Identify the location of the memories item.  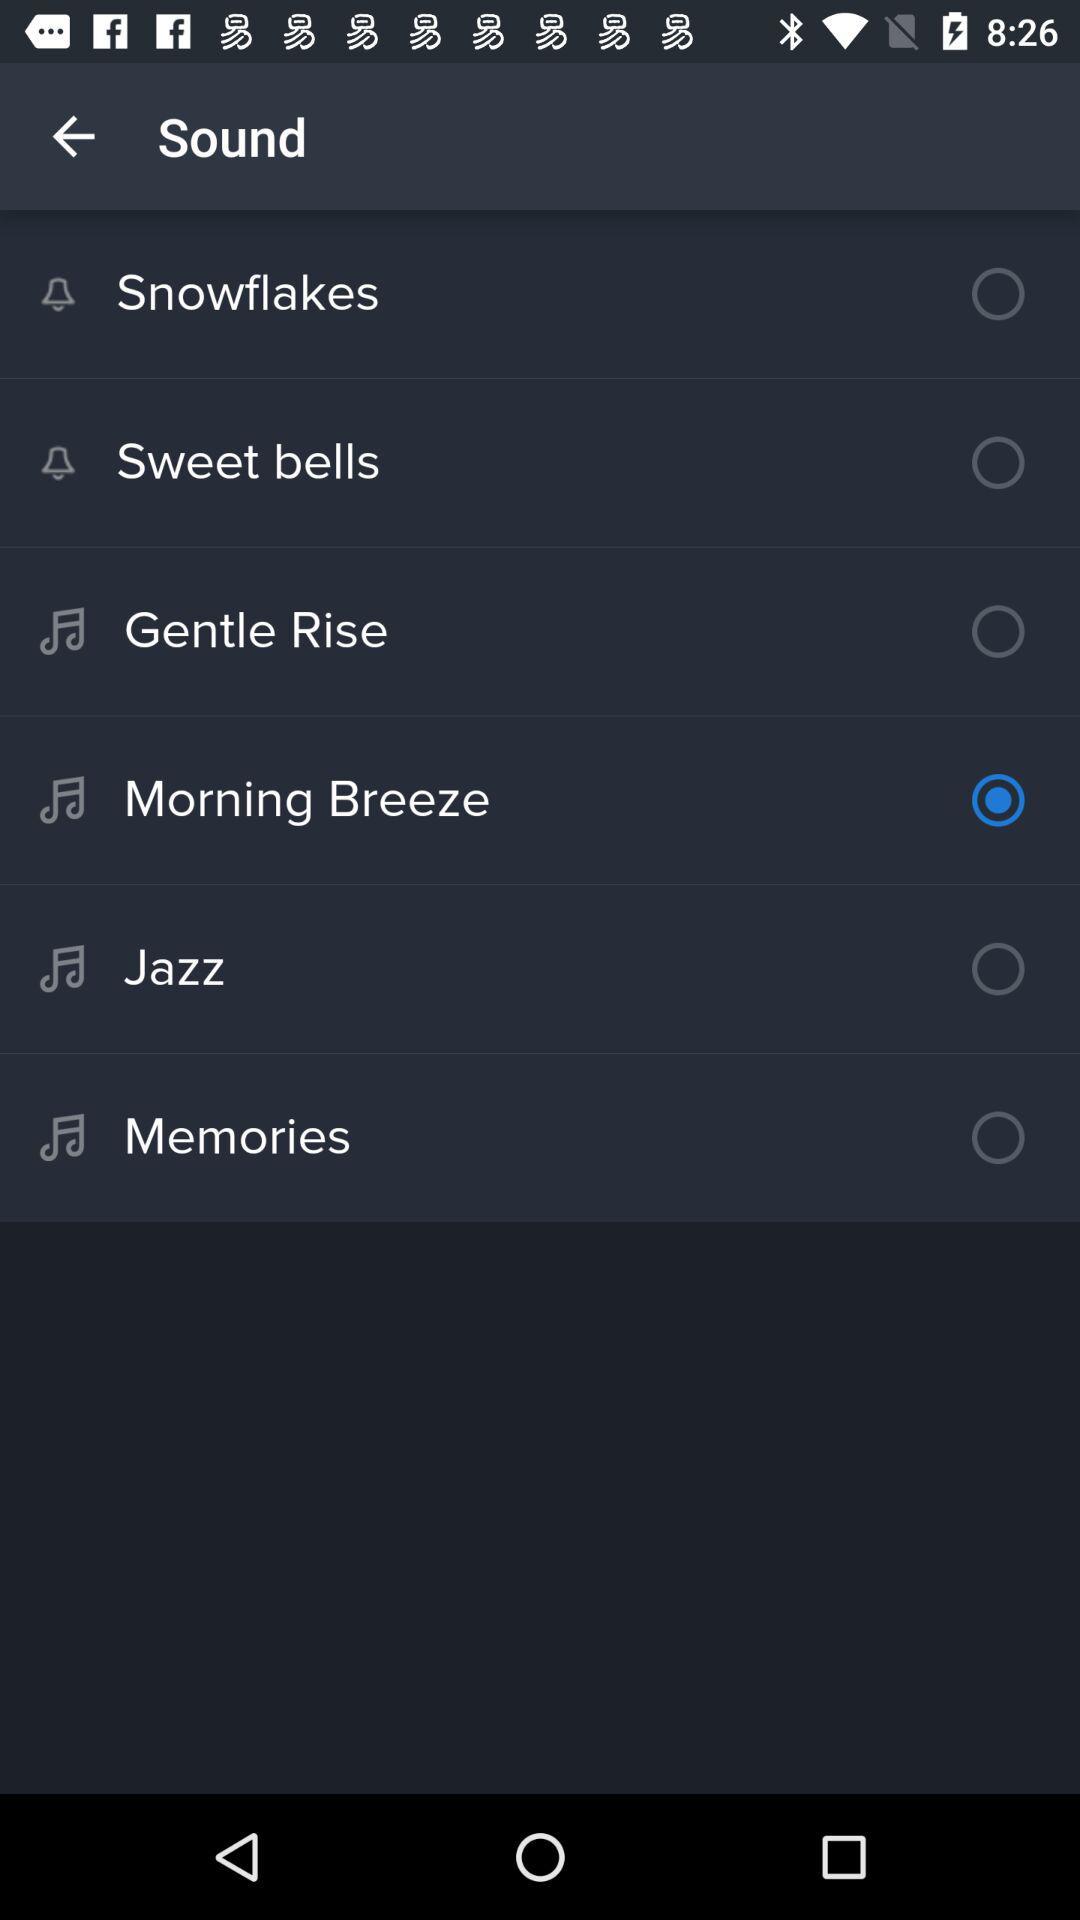
(540, 1137).